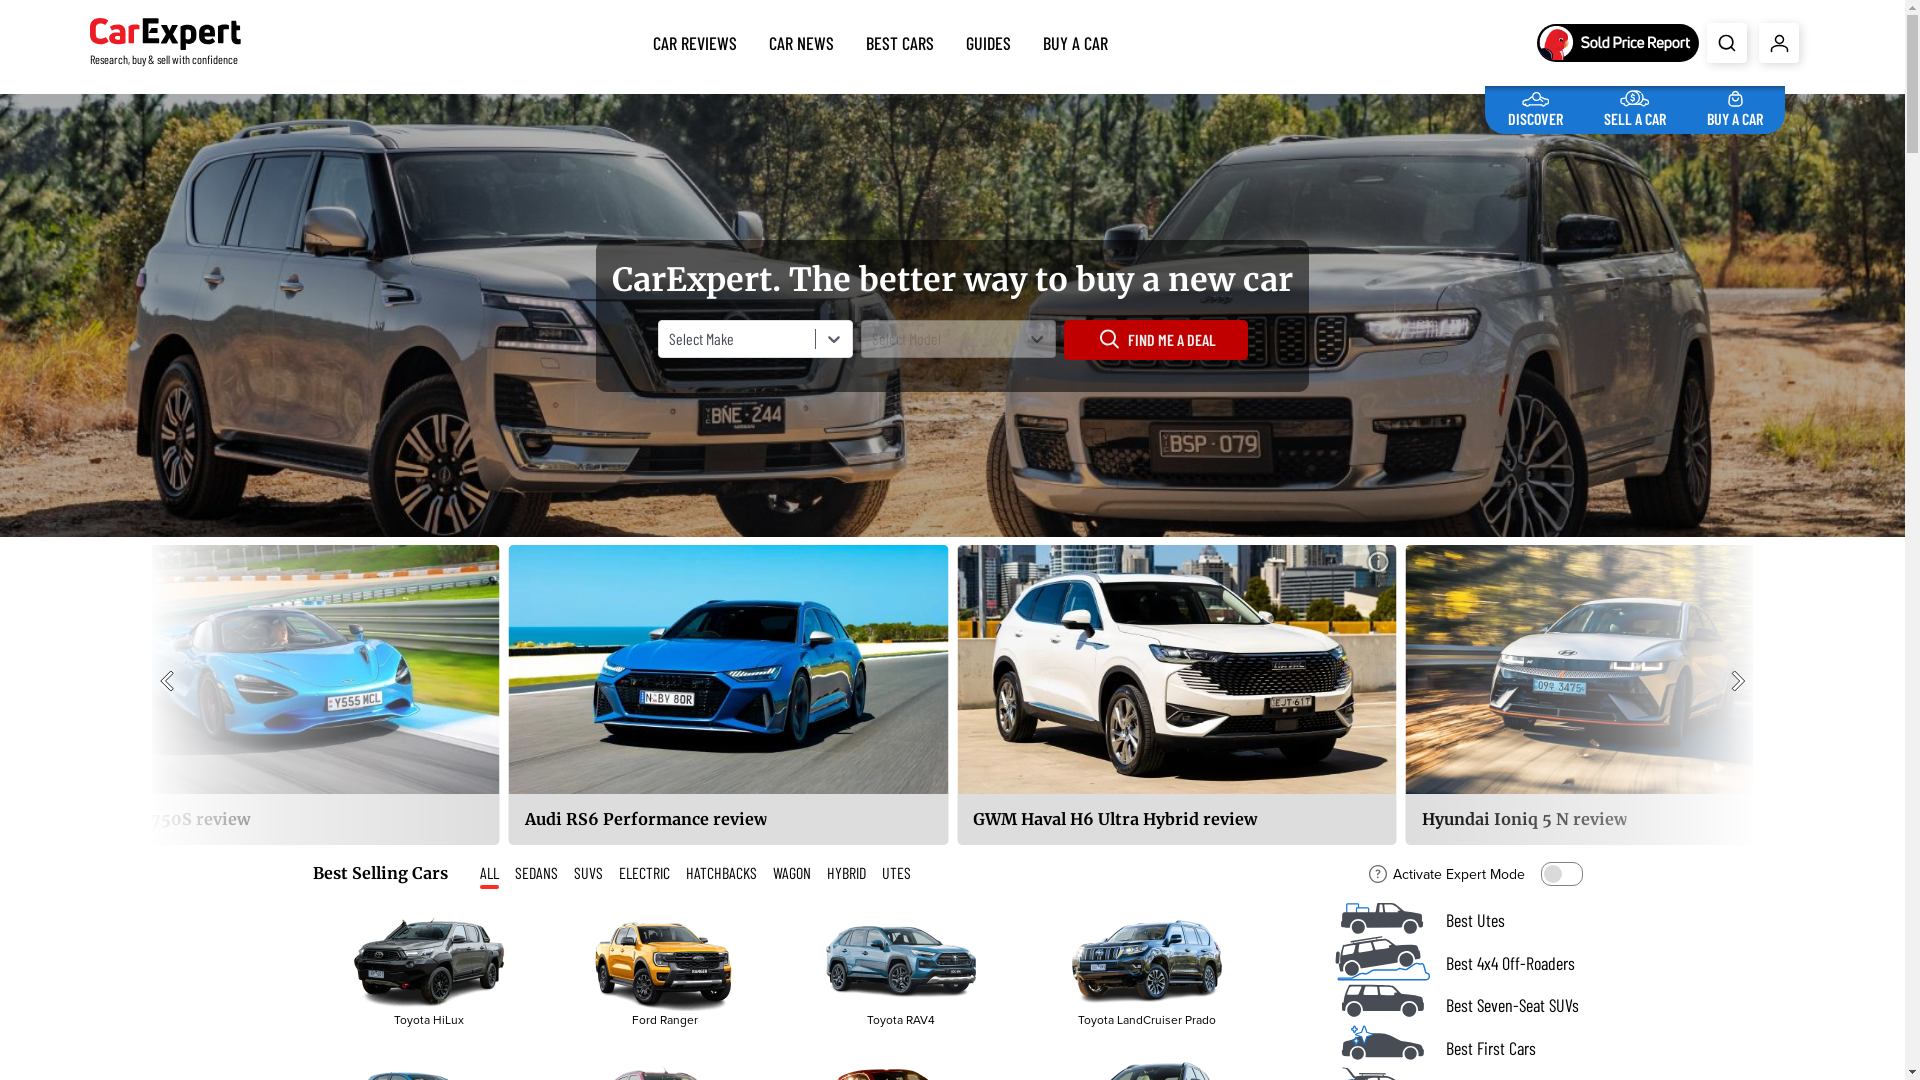 This screenshot has width=1920, height=1080. I want to click on 'SELL A CAR', so click(1635, 105).